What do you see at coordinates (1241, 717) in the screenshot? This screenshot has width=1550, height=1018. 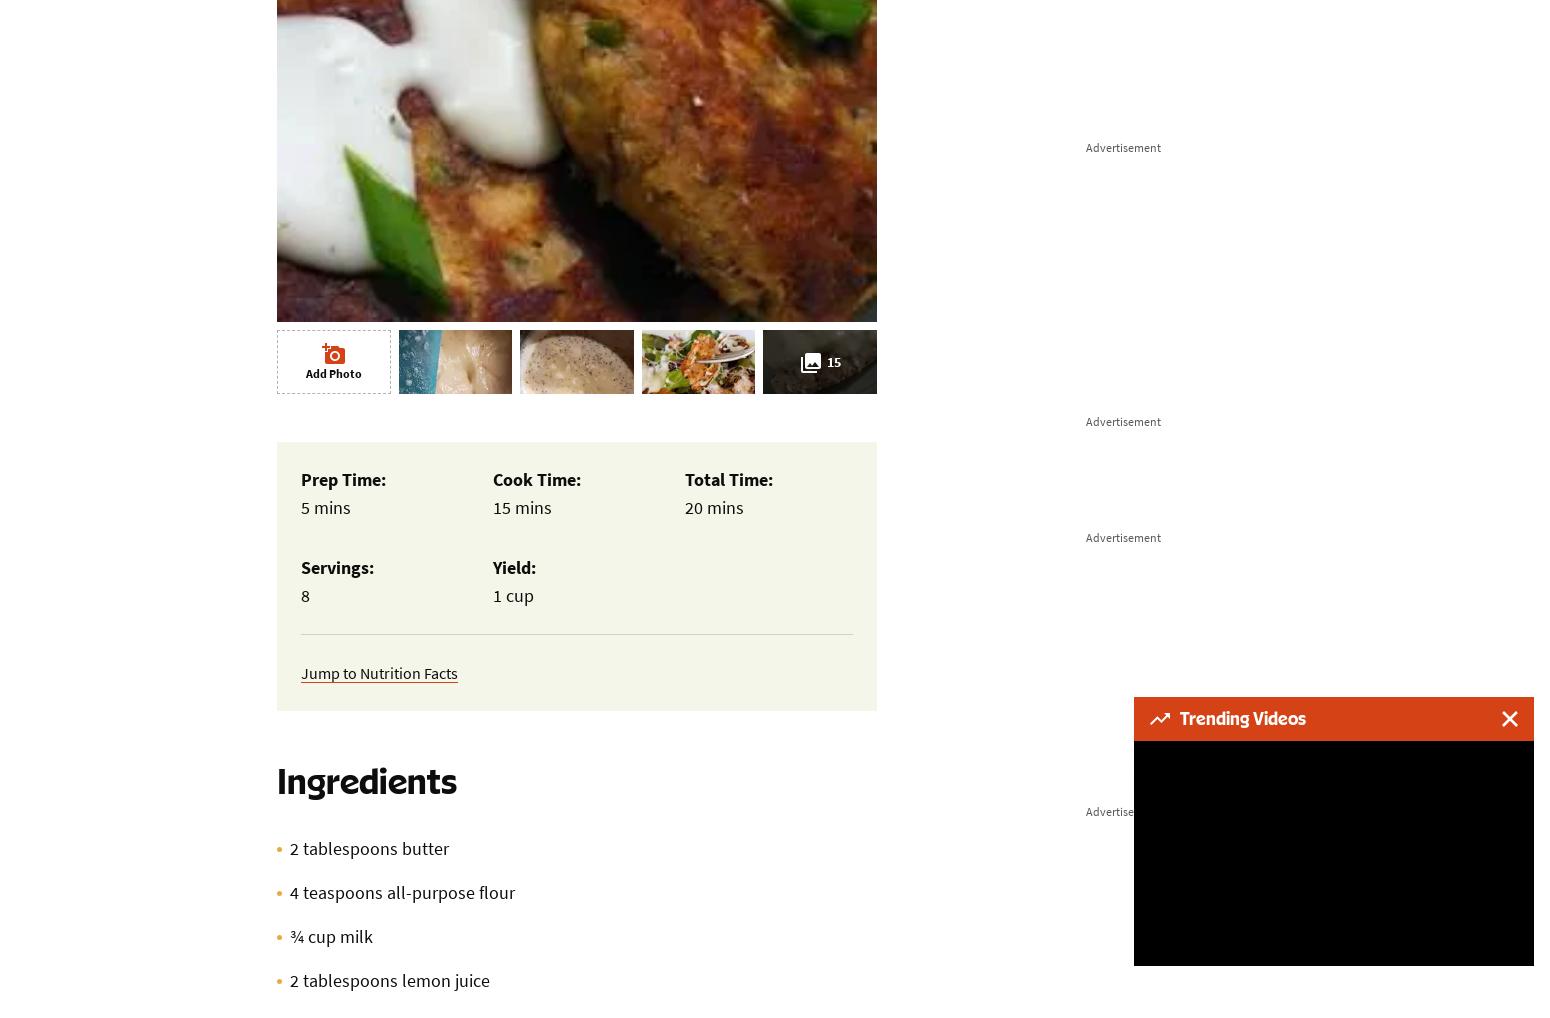 I see `'Trending Videos'` at bounding box center [1241, 717].